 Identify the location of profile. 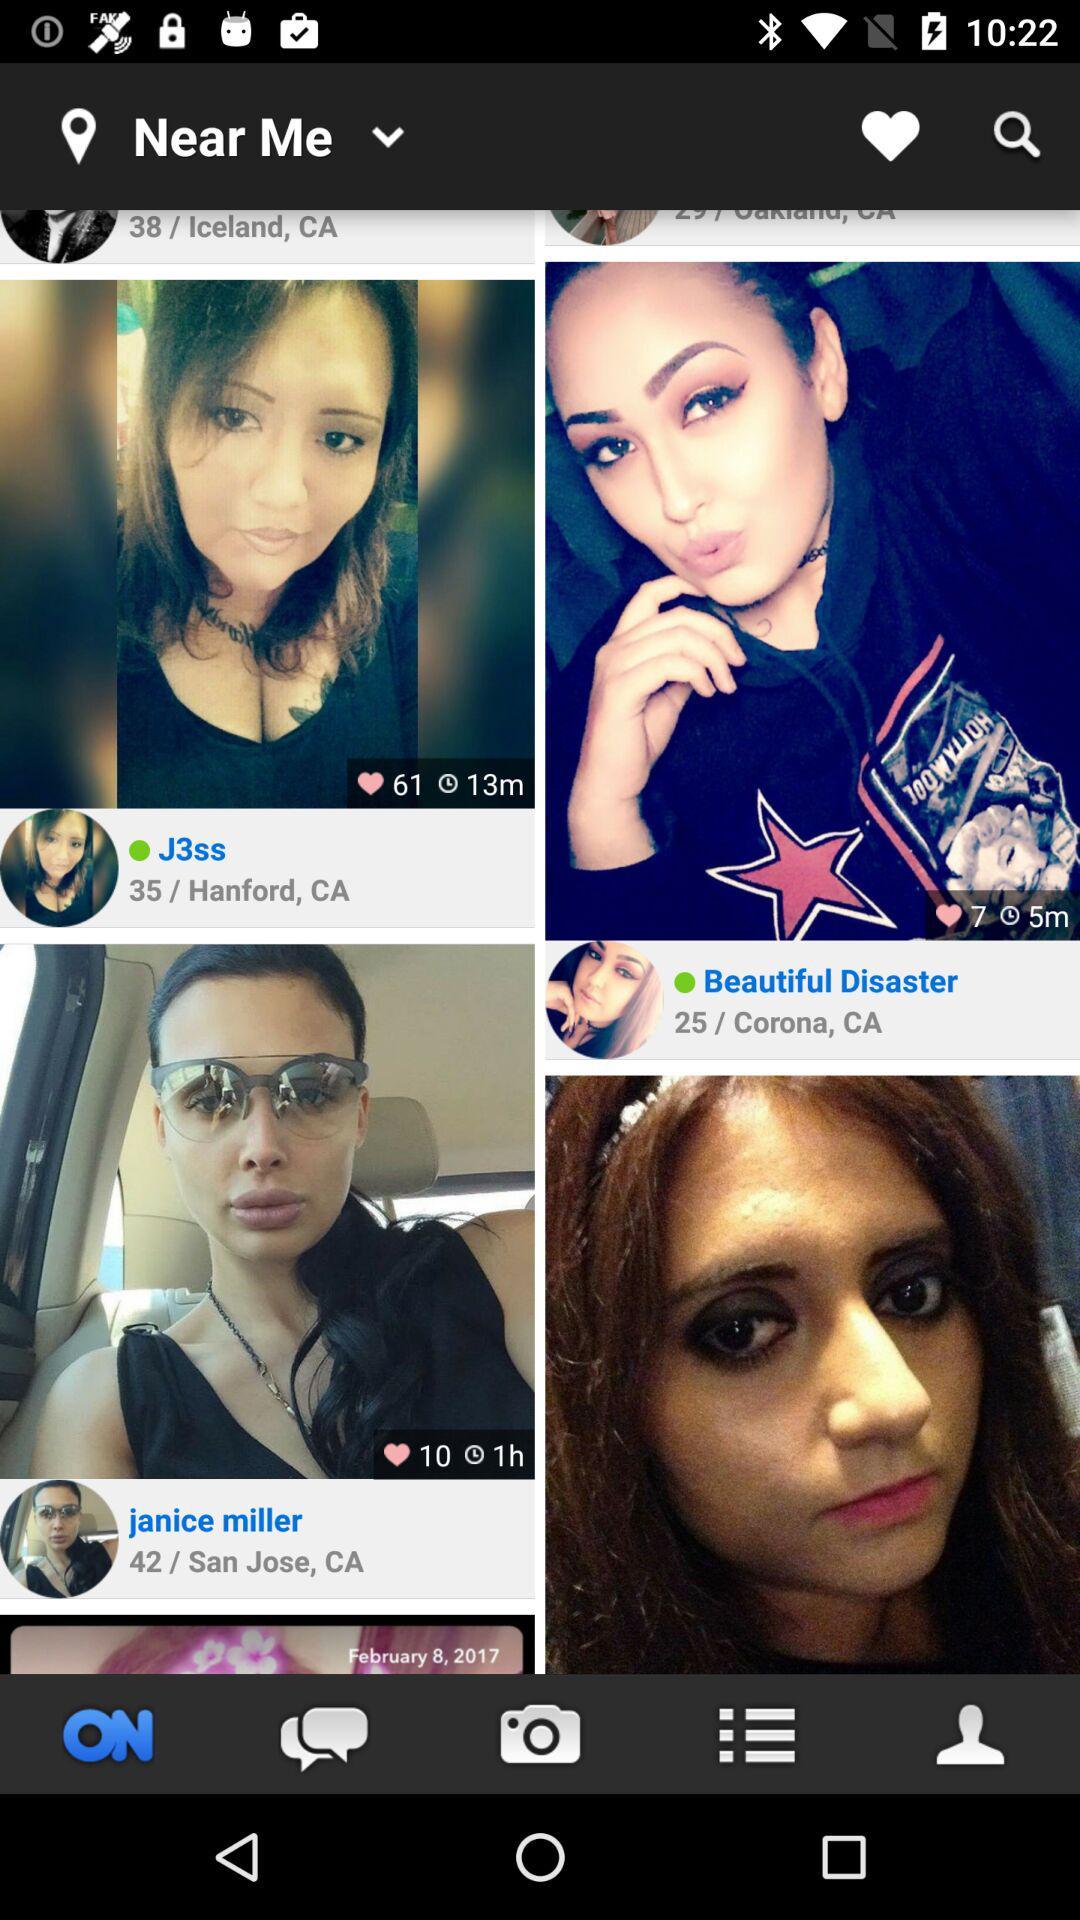
(971, 1733).